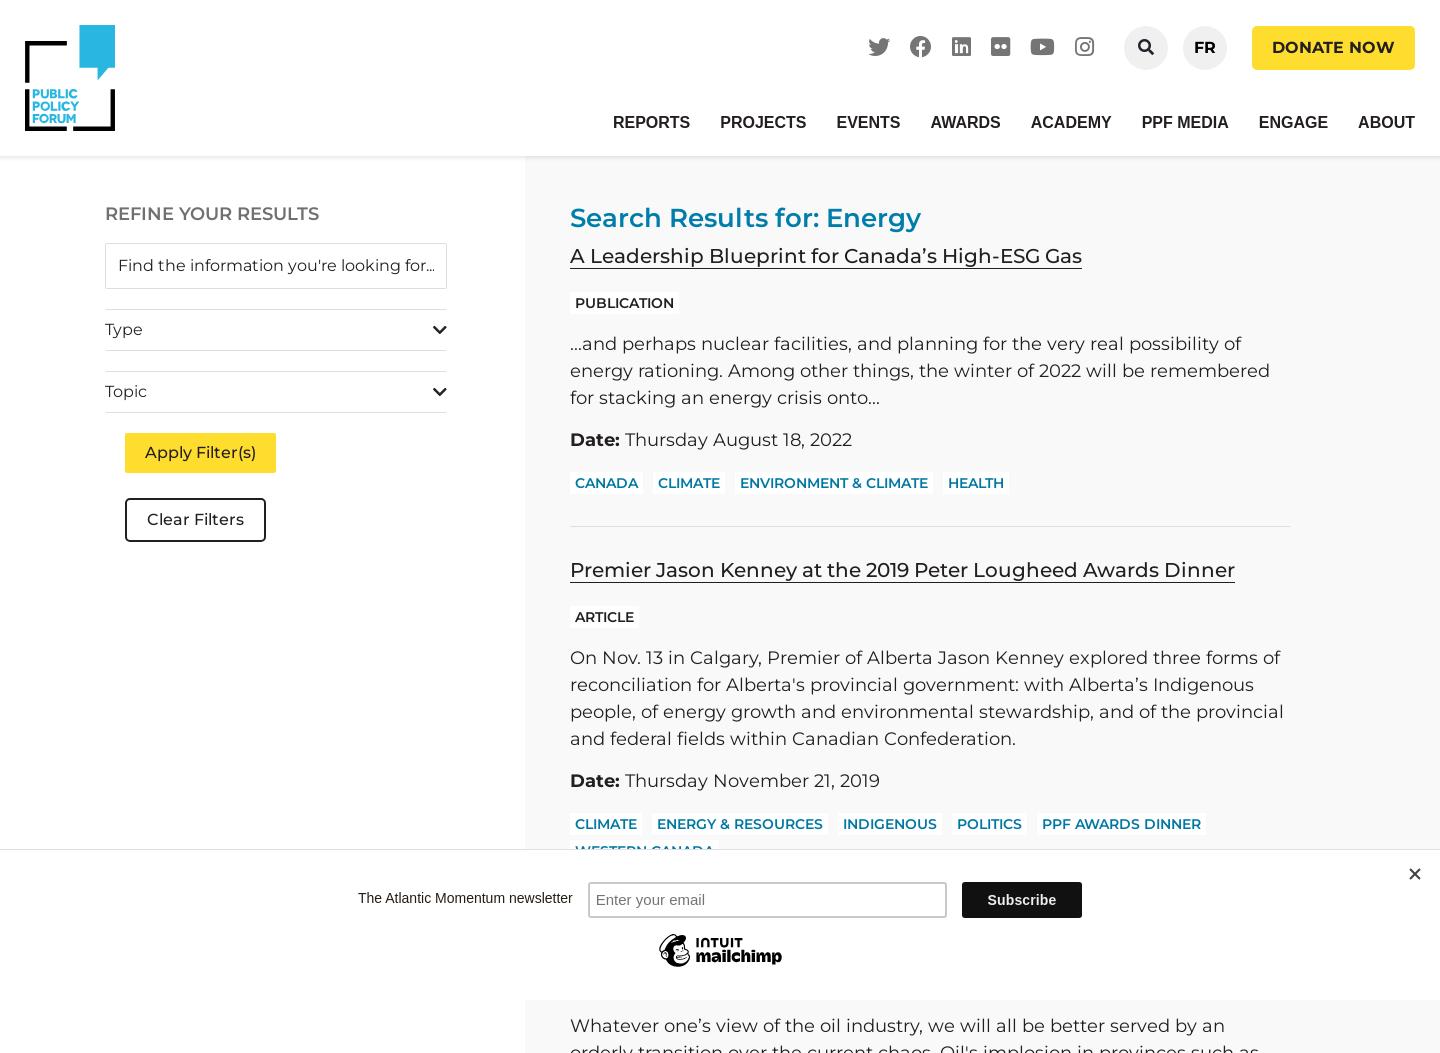 The image size is (1440, 1053). Describe the element at coordinates (975, 483) in the screenshot. I see `'Health'` at that location.